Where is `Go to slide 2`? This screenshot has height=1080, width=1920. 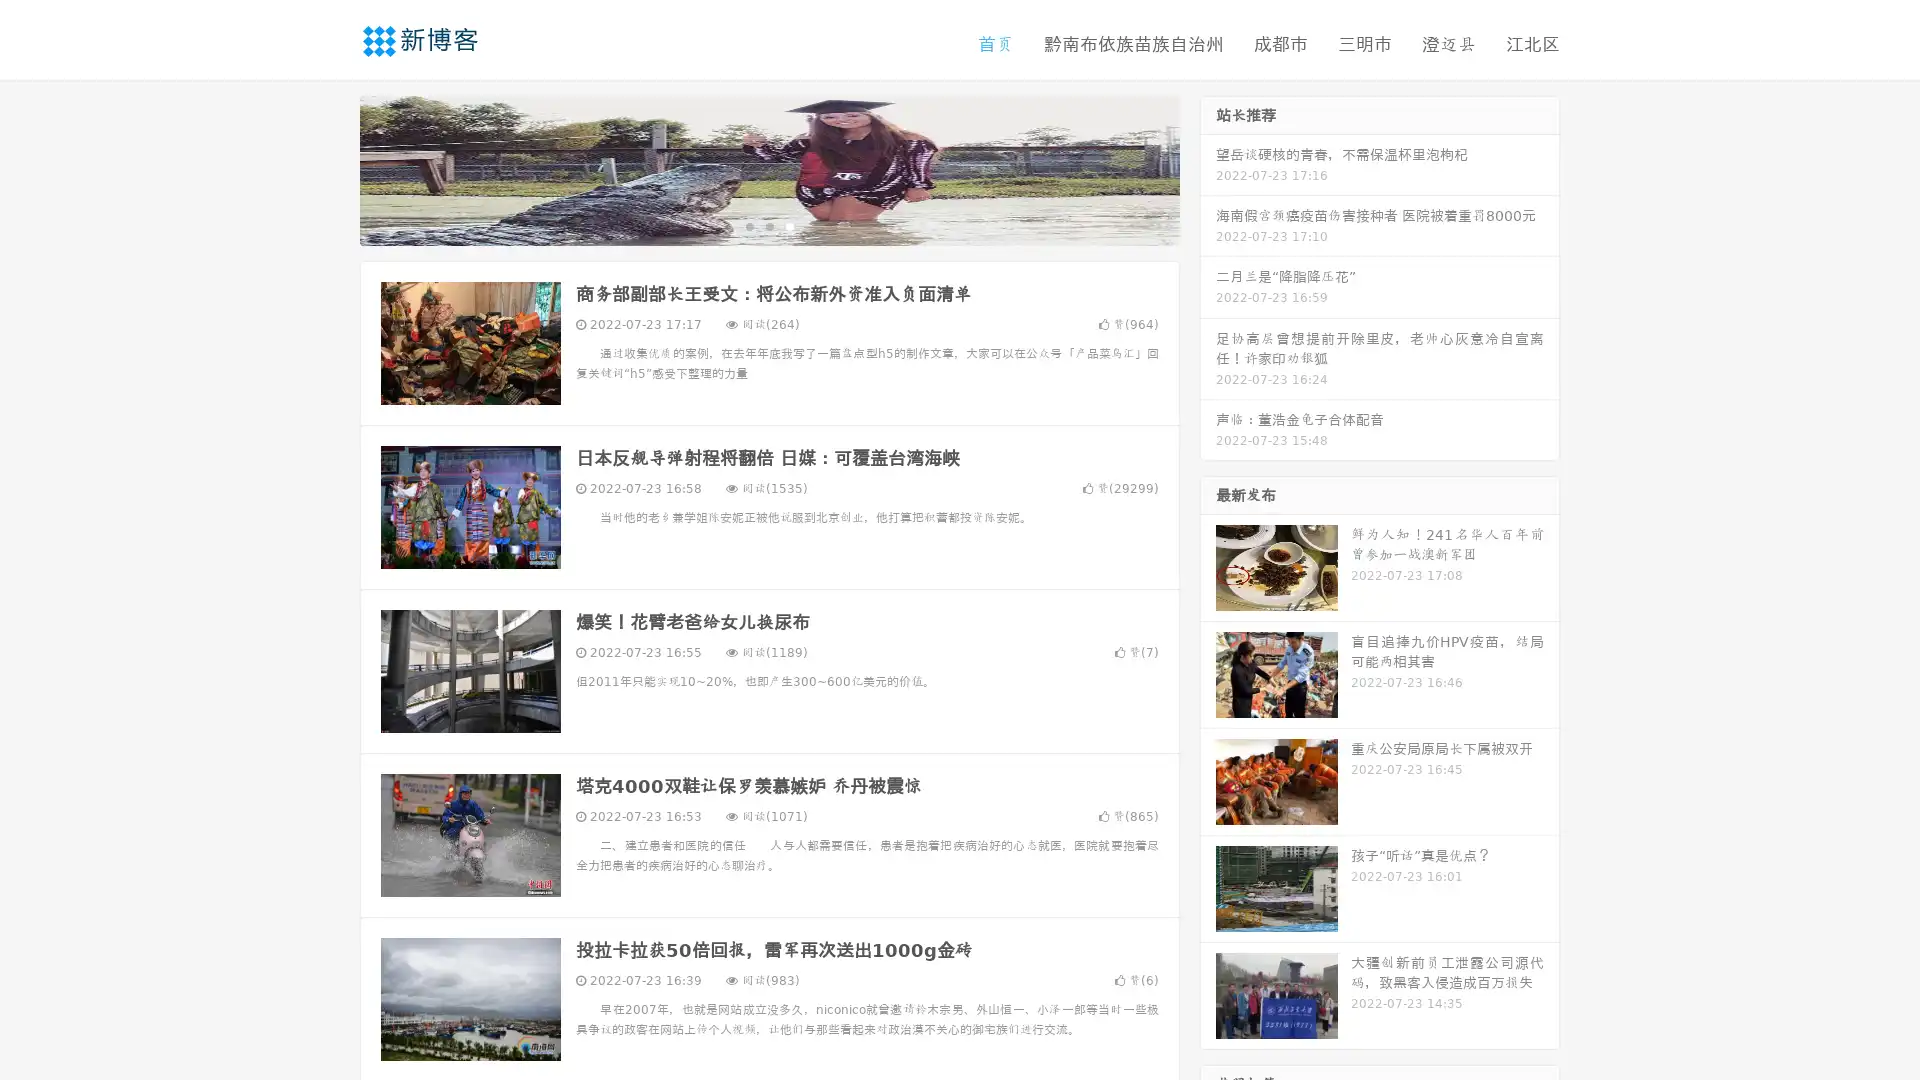 Go to slide 2 is located at coordinates (768, 225).